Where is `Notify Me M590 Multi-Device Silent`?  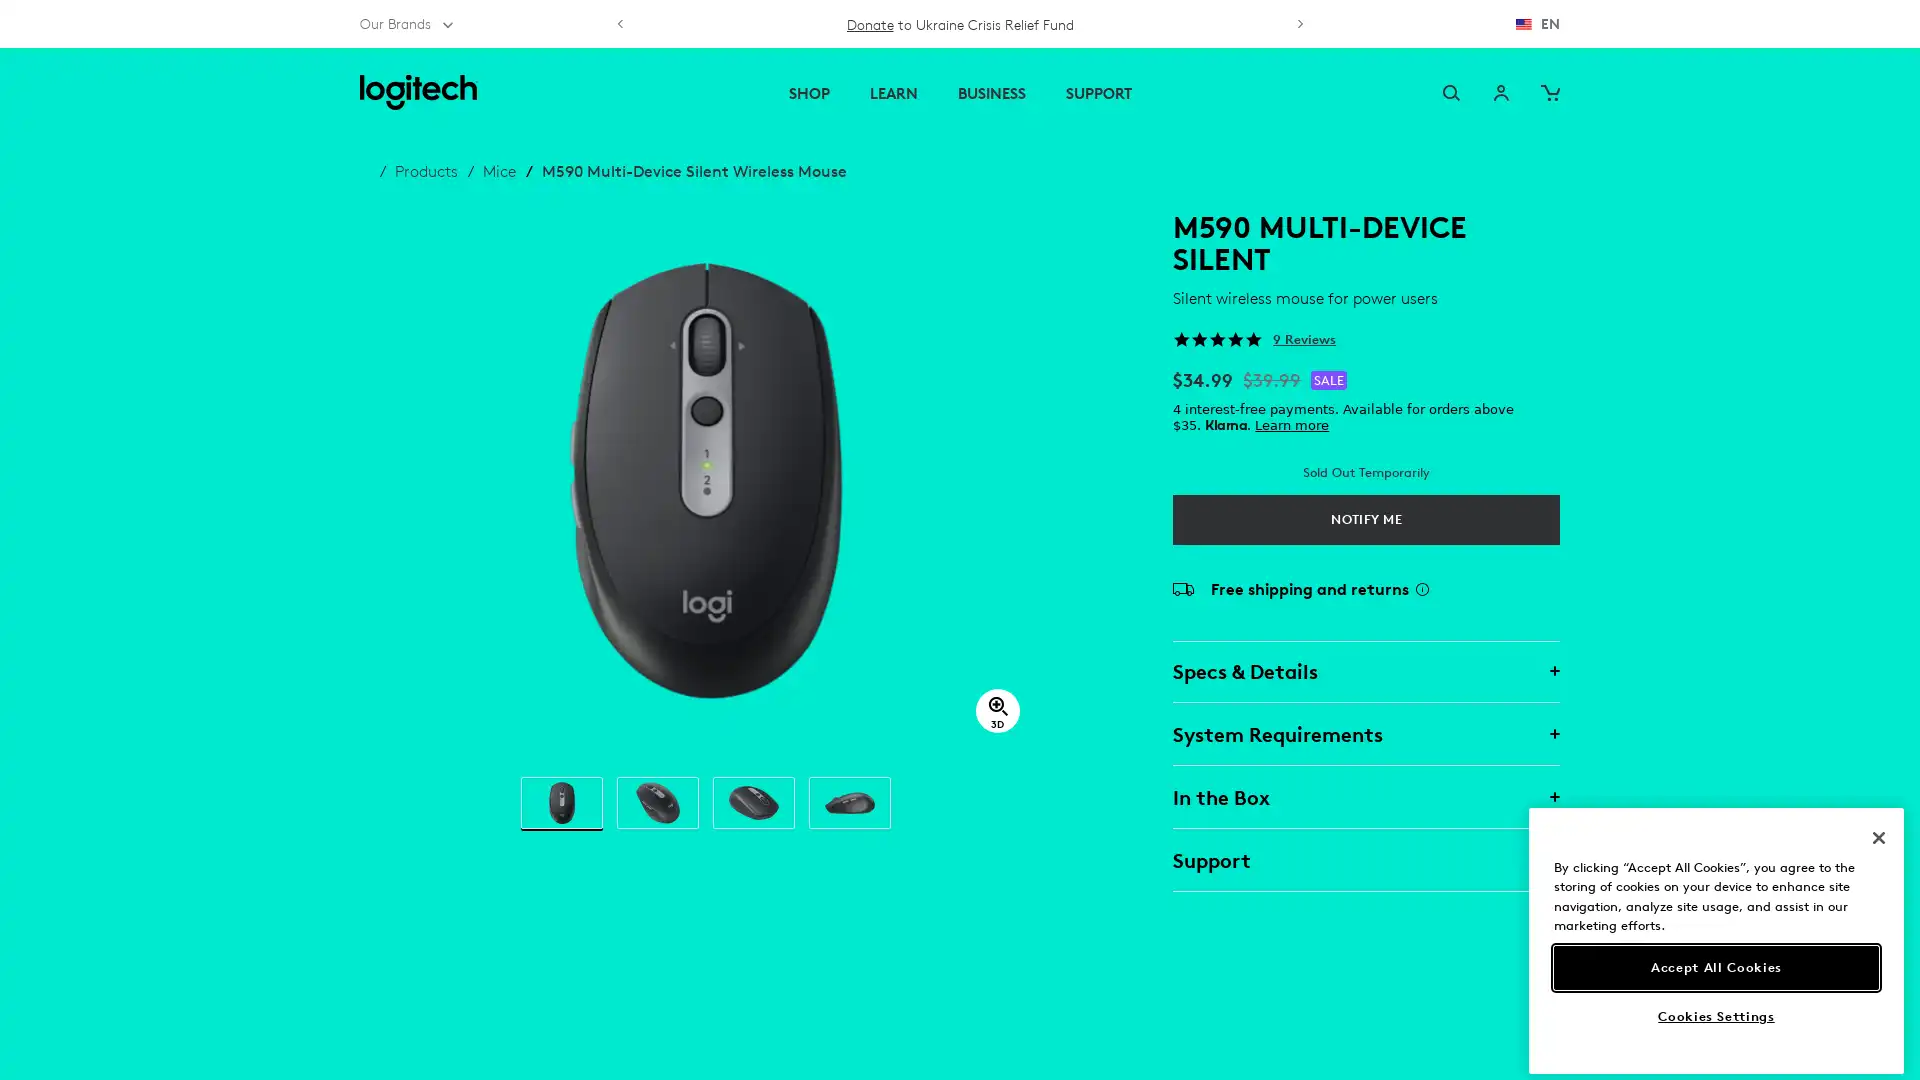 Notify Me M590 Multi-Device Silent is located at coordinates (1365, 519).